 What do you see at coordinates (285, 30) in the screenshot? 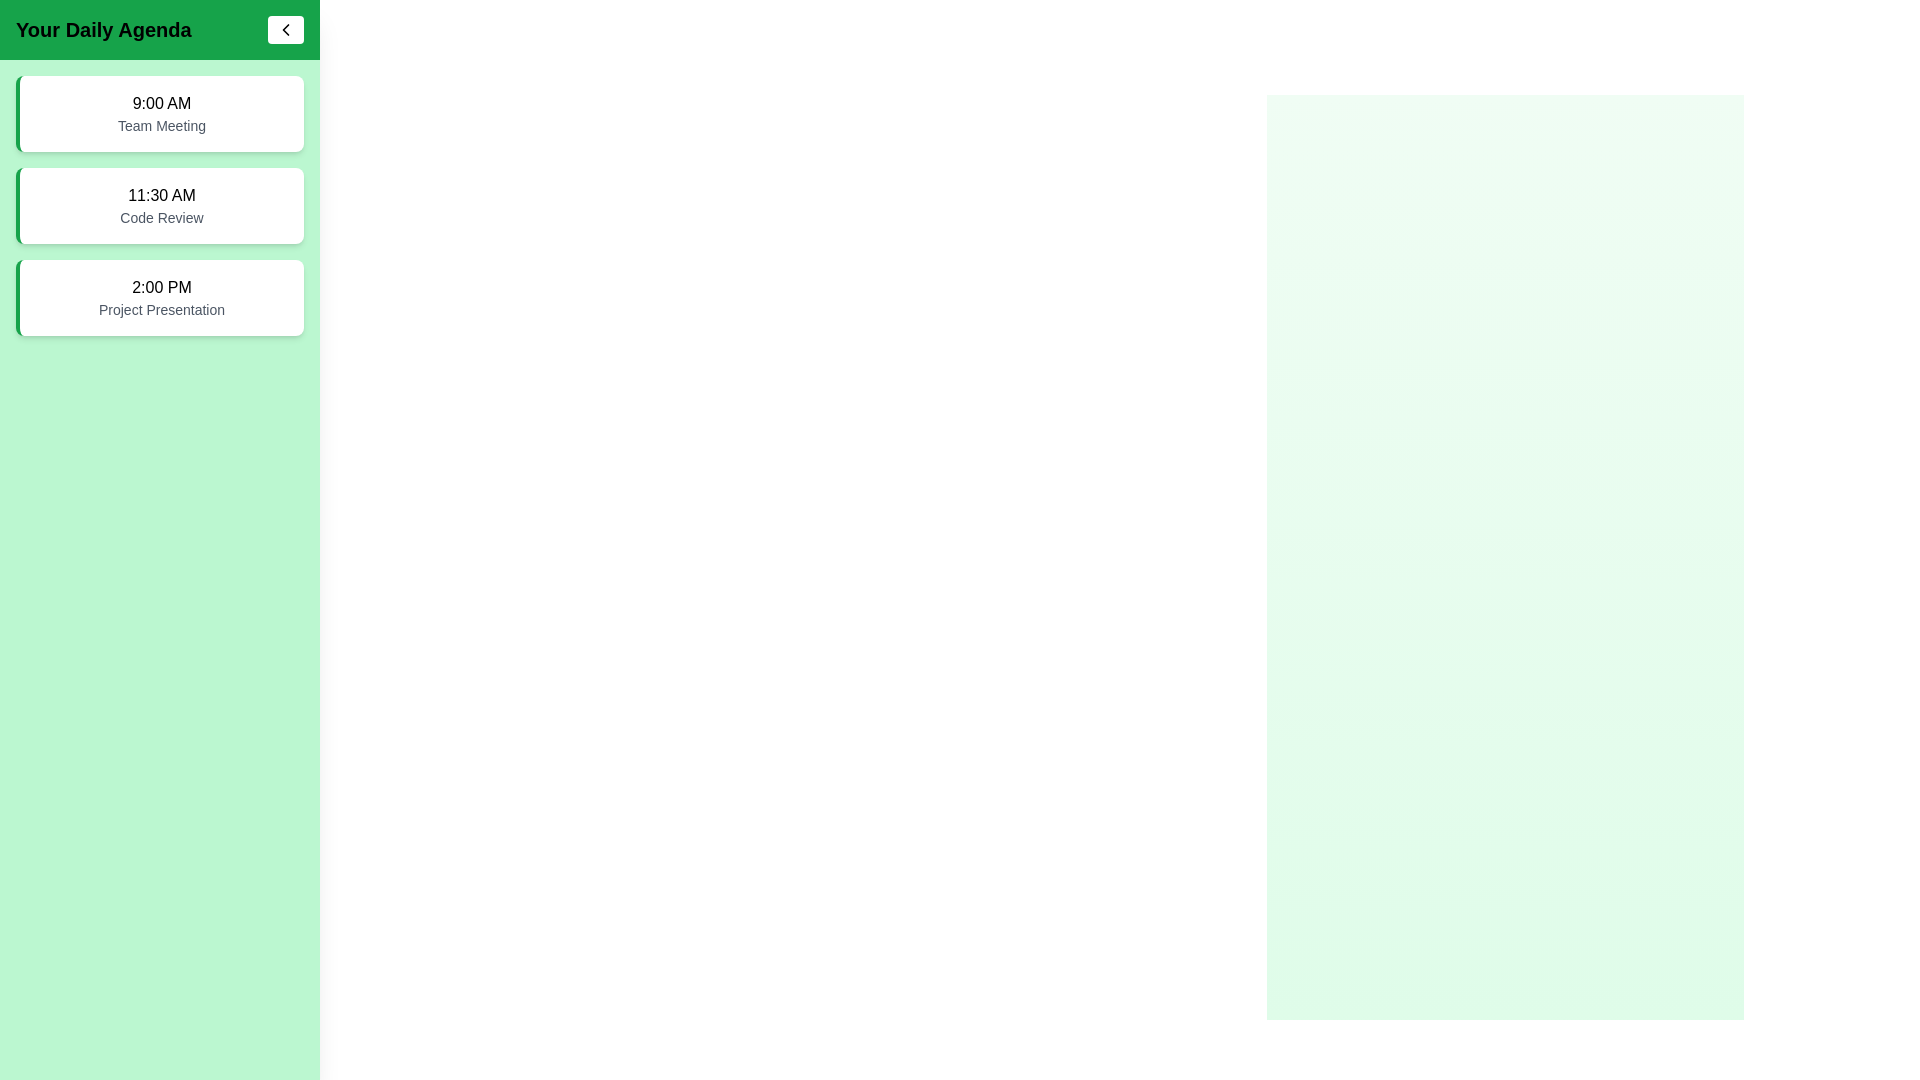
I see `the rectangular button with a white background and a chevron-left icon located in the top-right corner of the green header bar labeled 'Your Daily Agenda'` at bounding box center [285, 30].